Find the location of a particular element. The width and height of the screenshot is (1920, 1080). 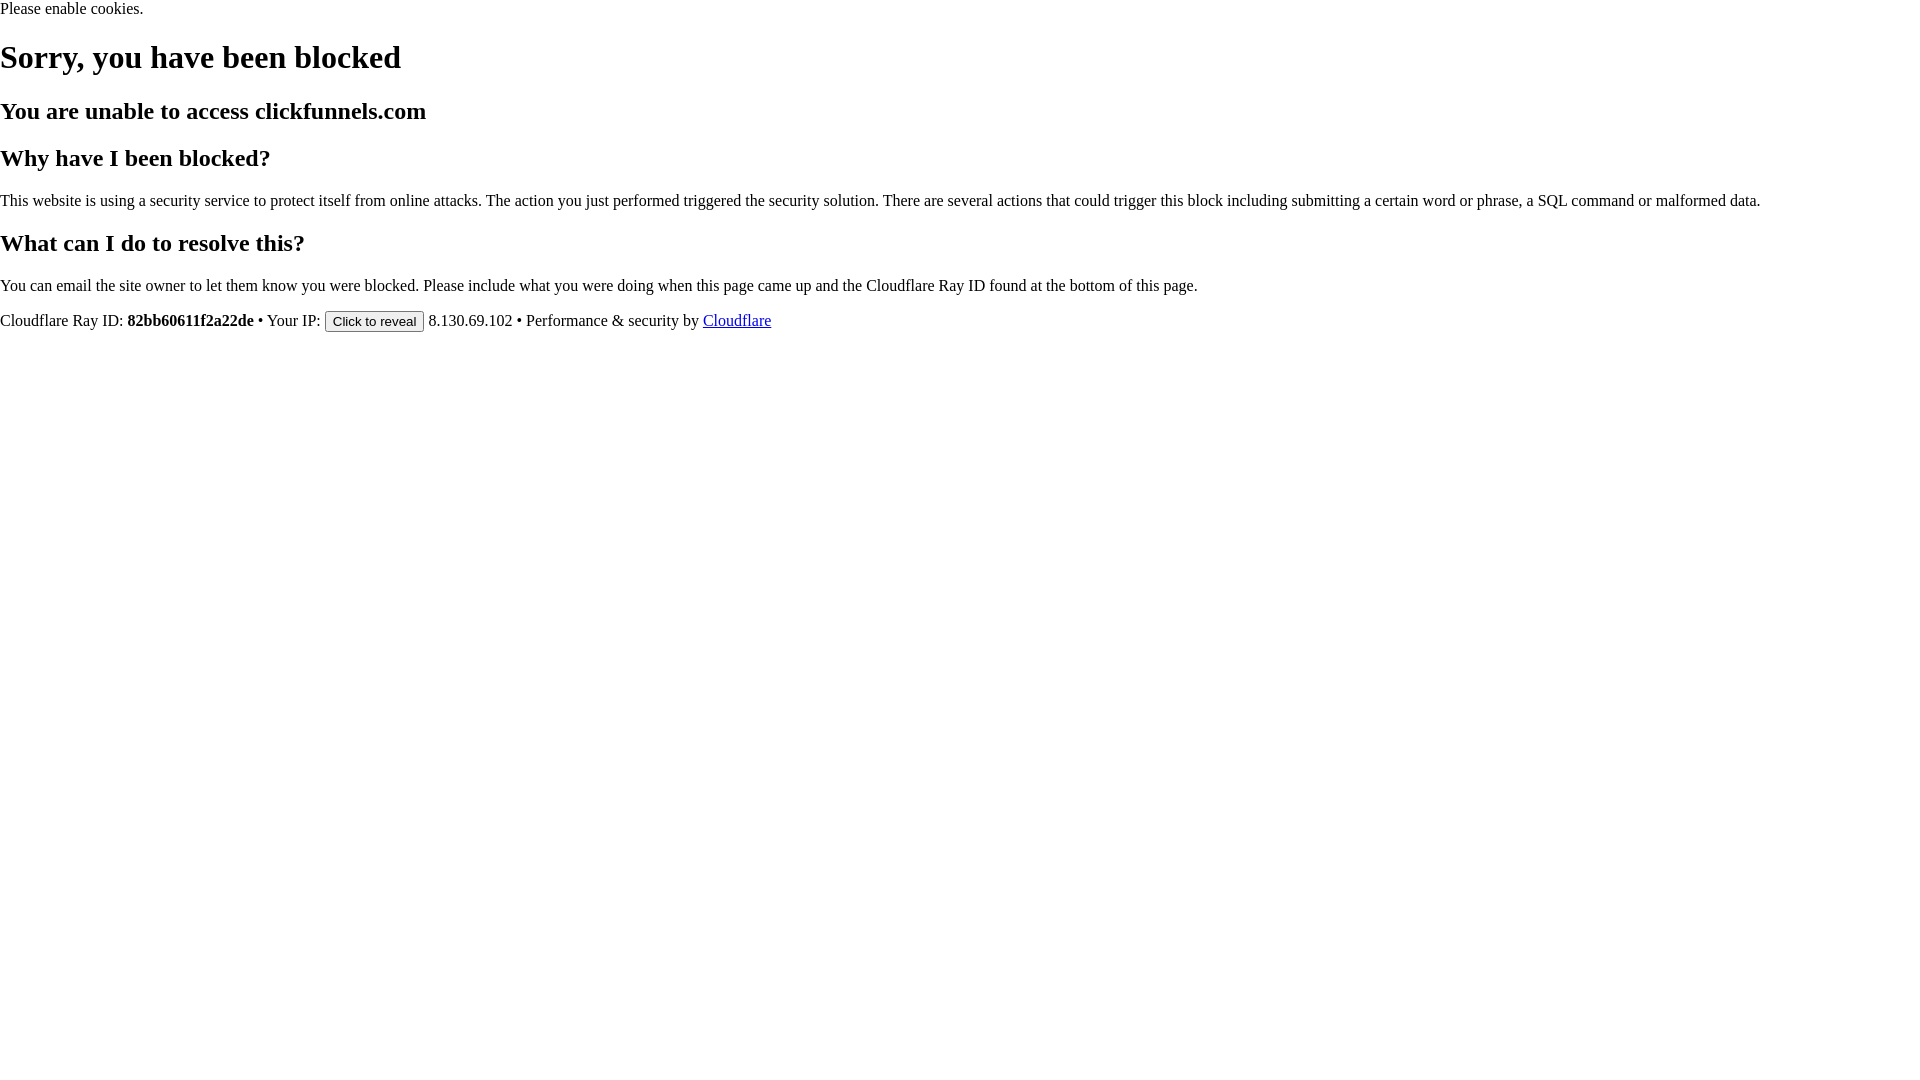

'Cloudflare' is located at coordinates (736, 319).